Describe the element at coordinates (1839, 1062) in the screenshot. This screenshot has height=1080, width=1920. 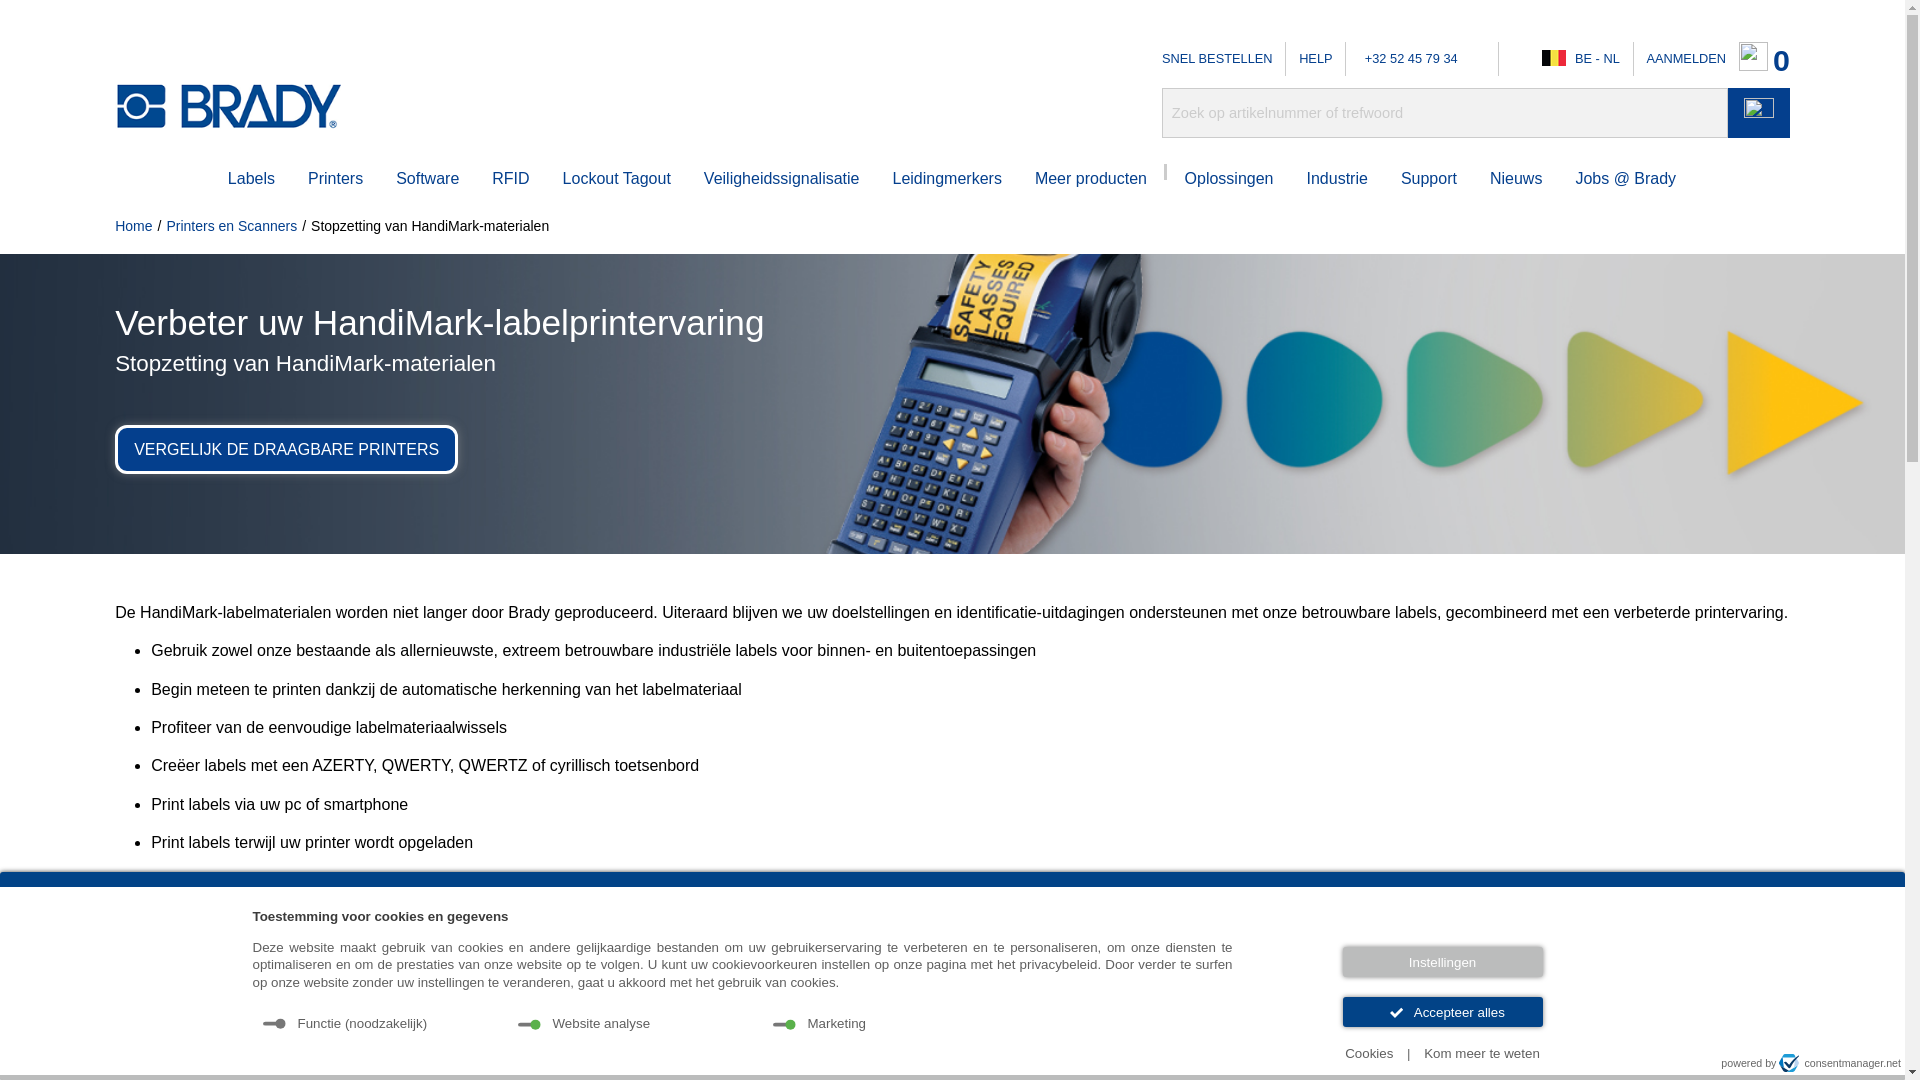
I see `'consentmanager.net'` at that location.